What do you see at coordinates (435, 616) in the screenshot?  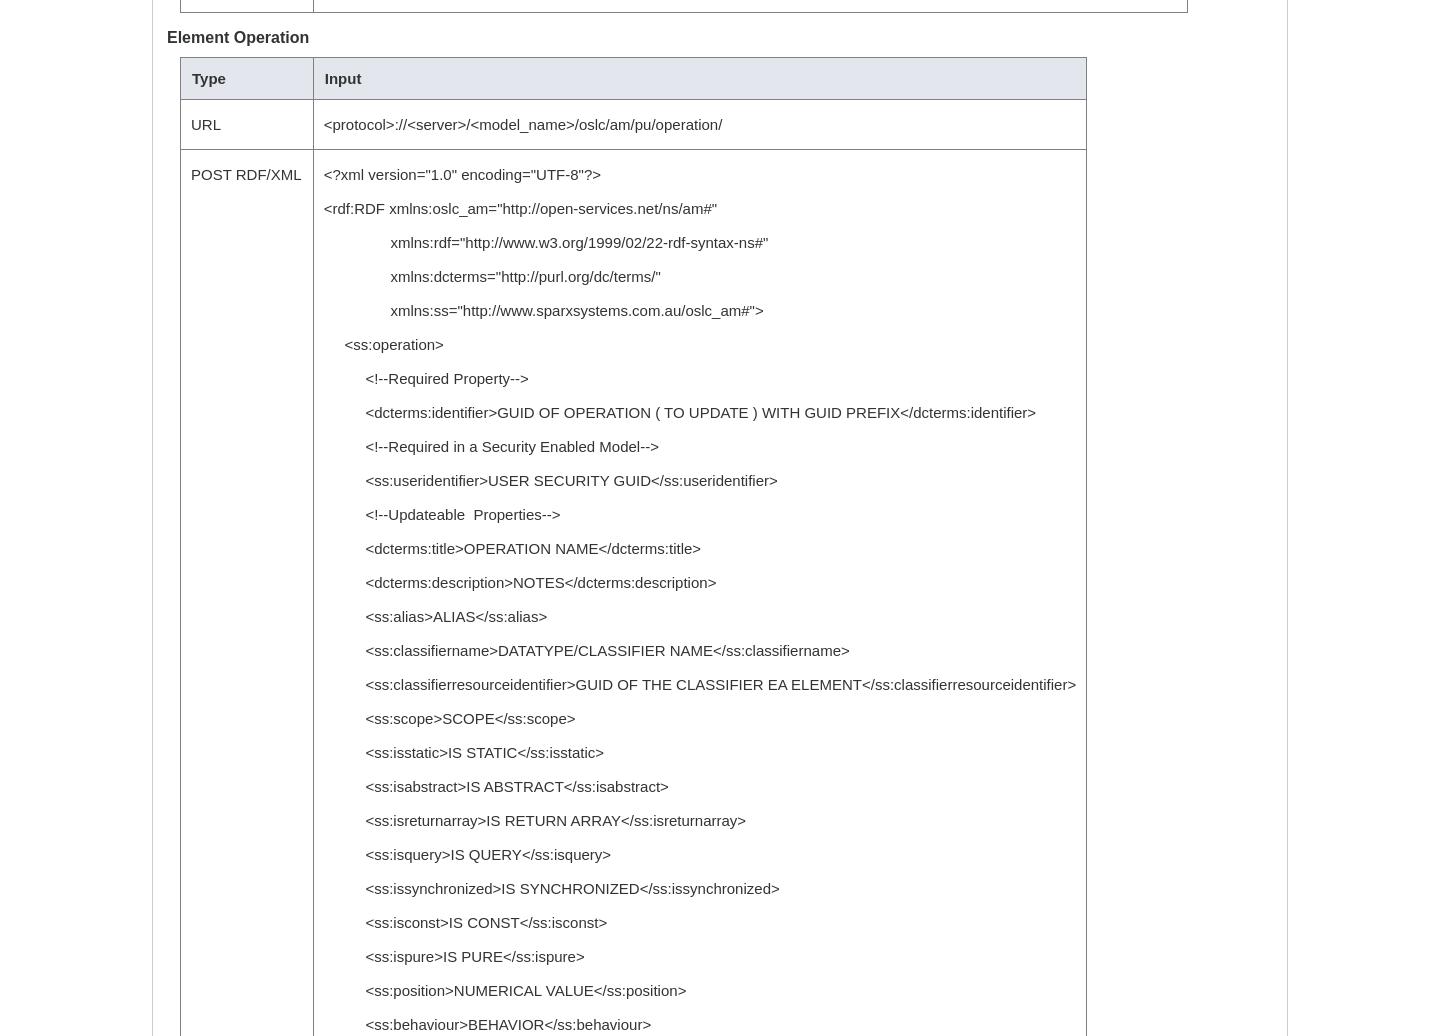 I see `'<ss:alias>ALIAS</ss:alias>'` at bounding box center [435, 616].